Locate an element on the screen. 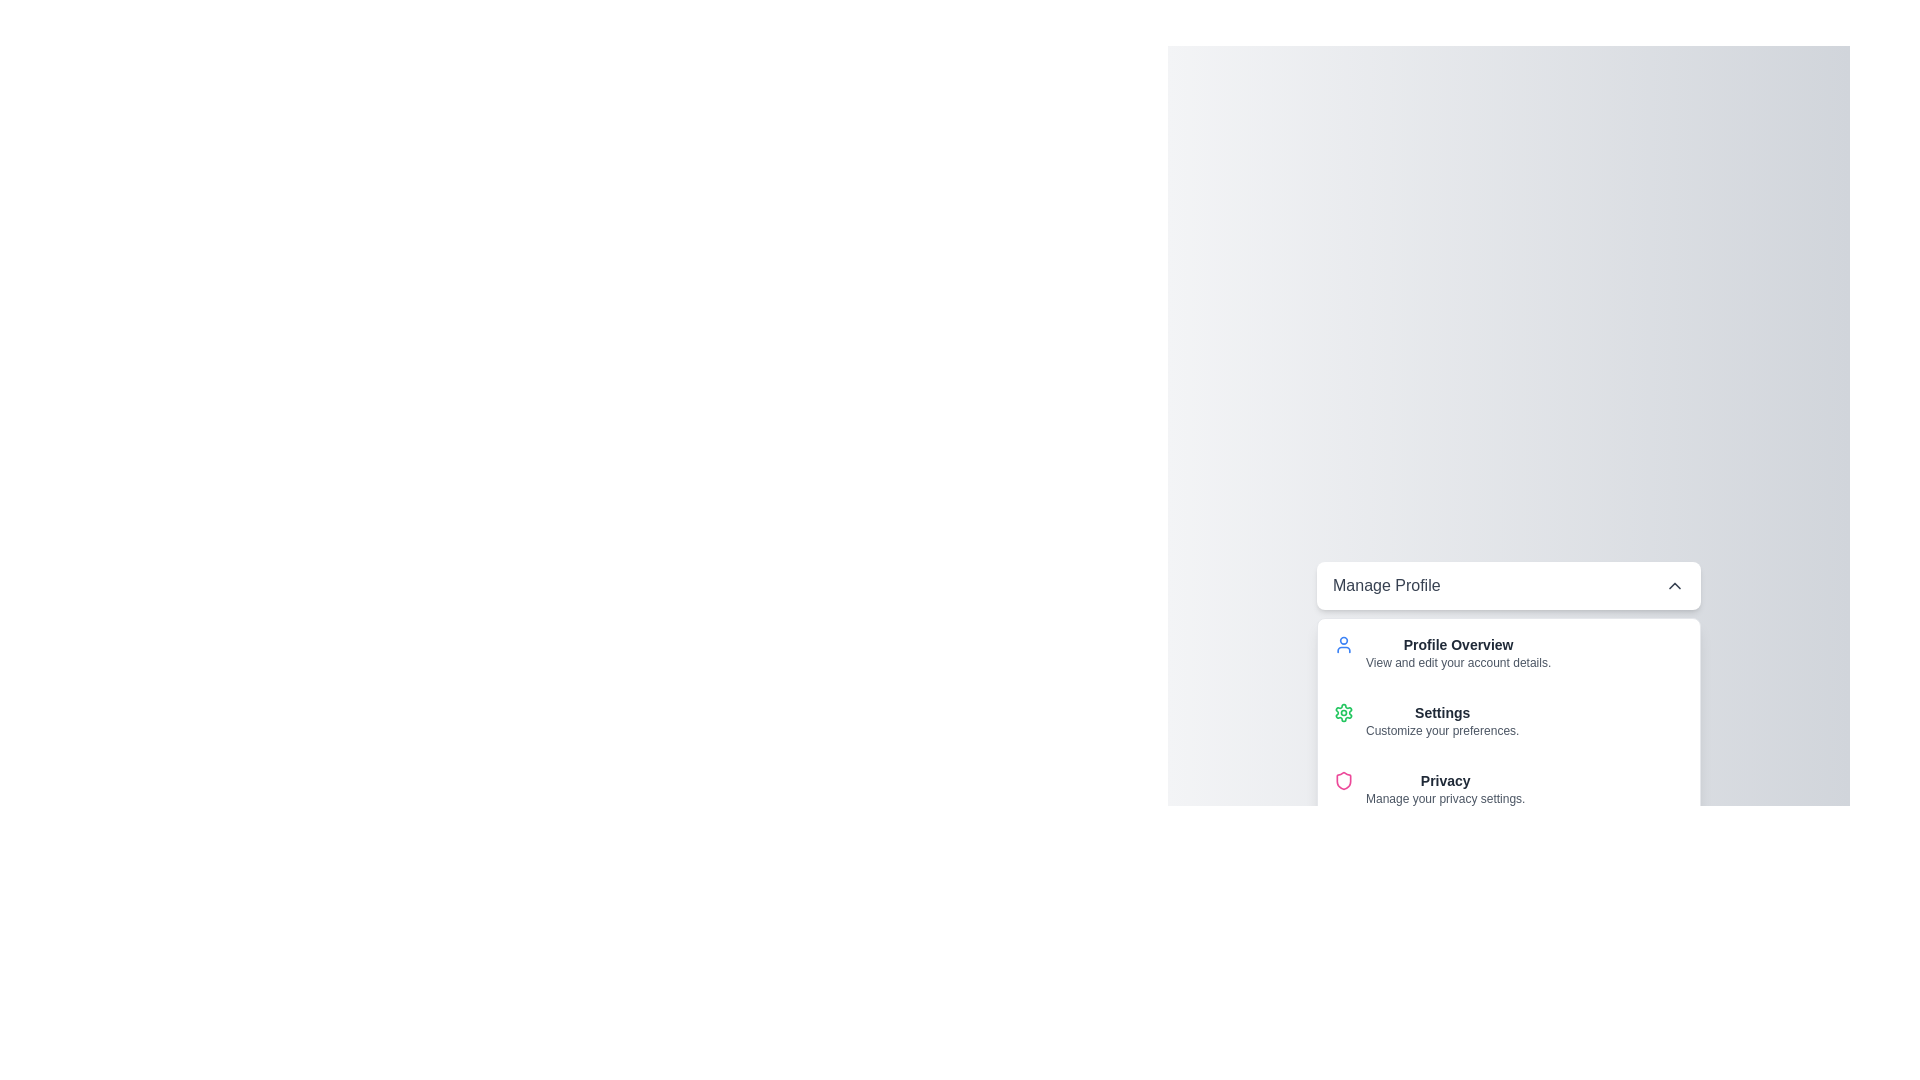  the second item in the vertical list under the 'Manage Profile' section, which is associated with a green gear icon is located at coordinates (1442, 721).